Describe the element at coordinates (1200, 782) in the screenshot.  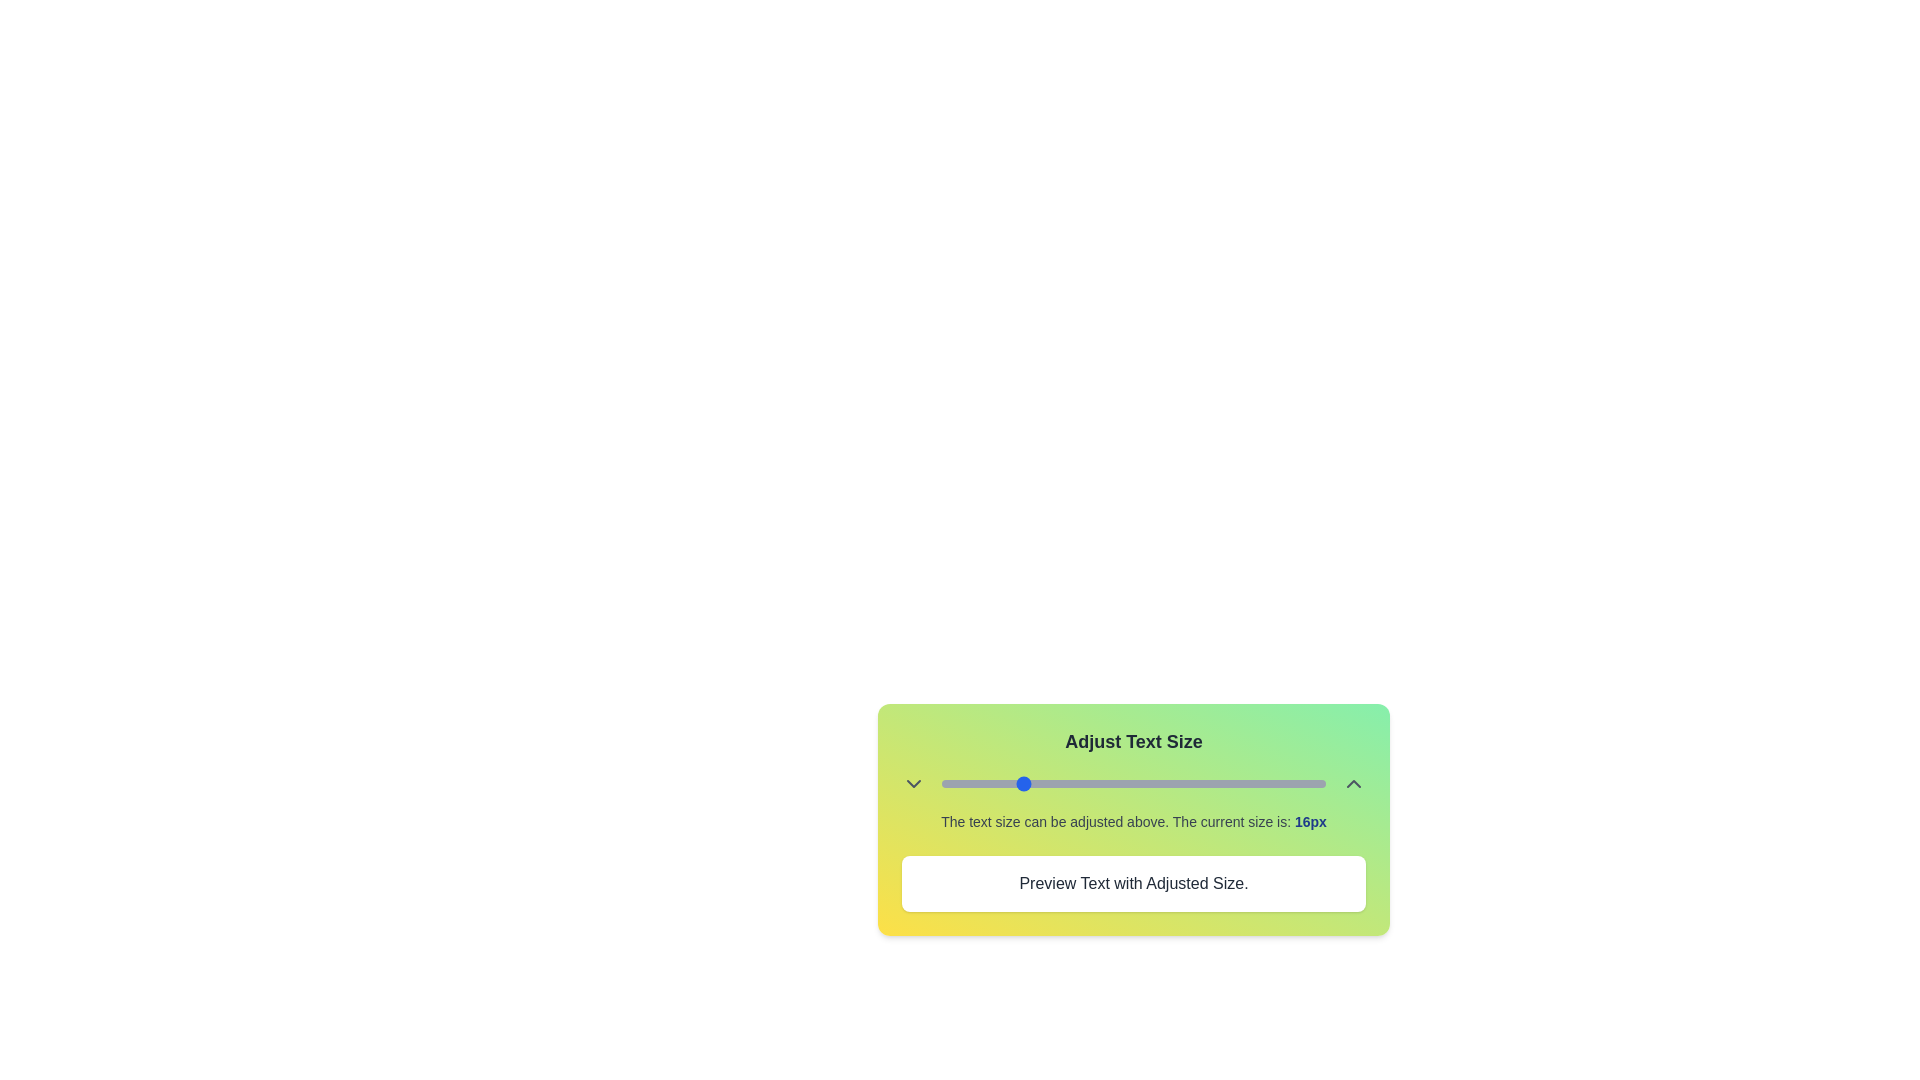
I see `the text size to 35px using the slider` at that location.